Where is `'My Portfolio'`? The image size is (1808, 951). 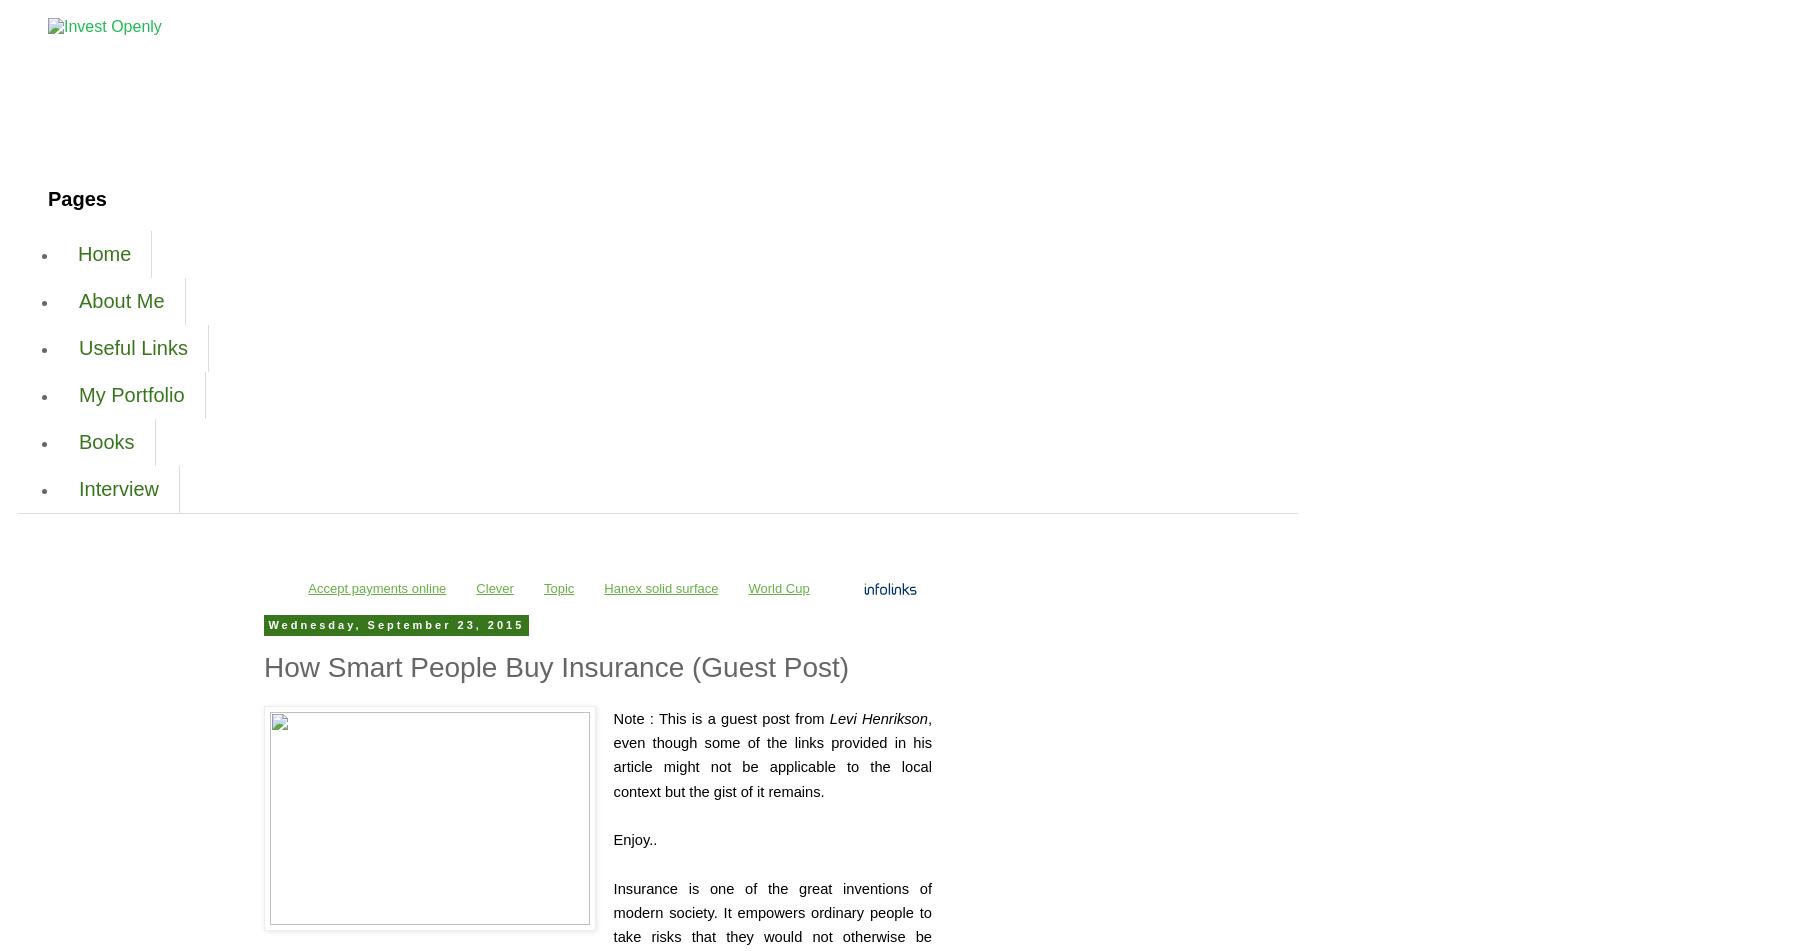 'My Portfolio' is located at coordinates (130, 395).